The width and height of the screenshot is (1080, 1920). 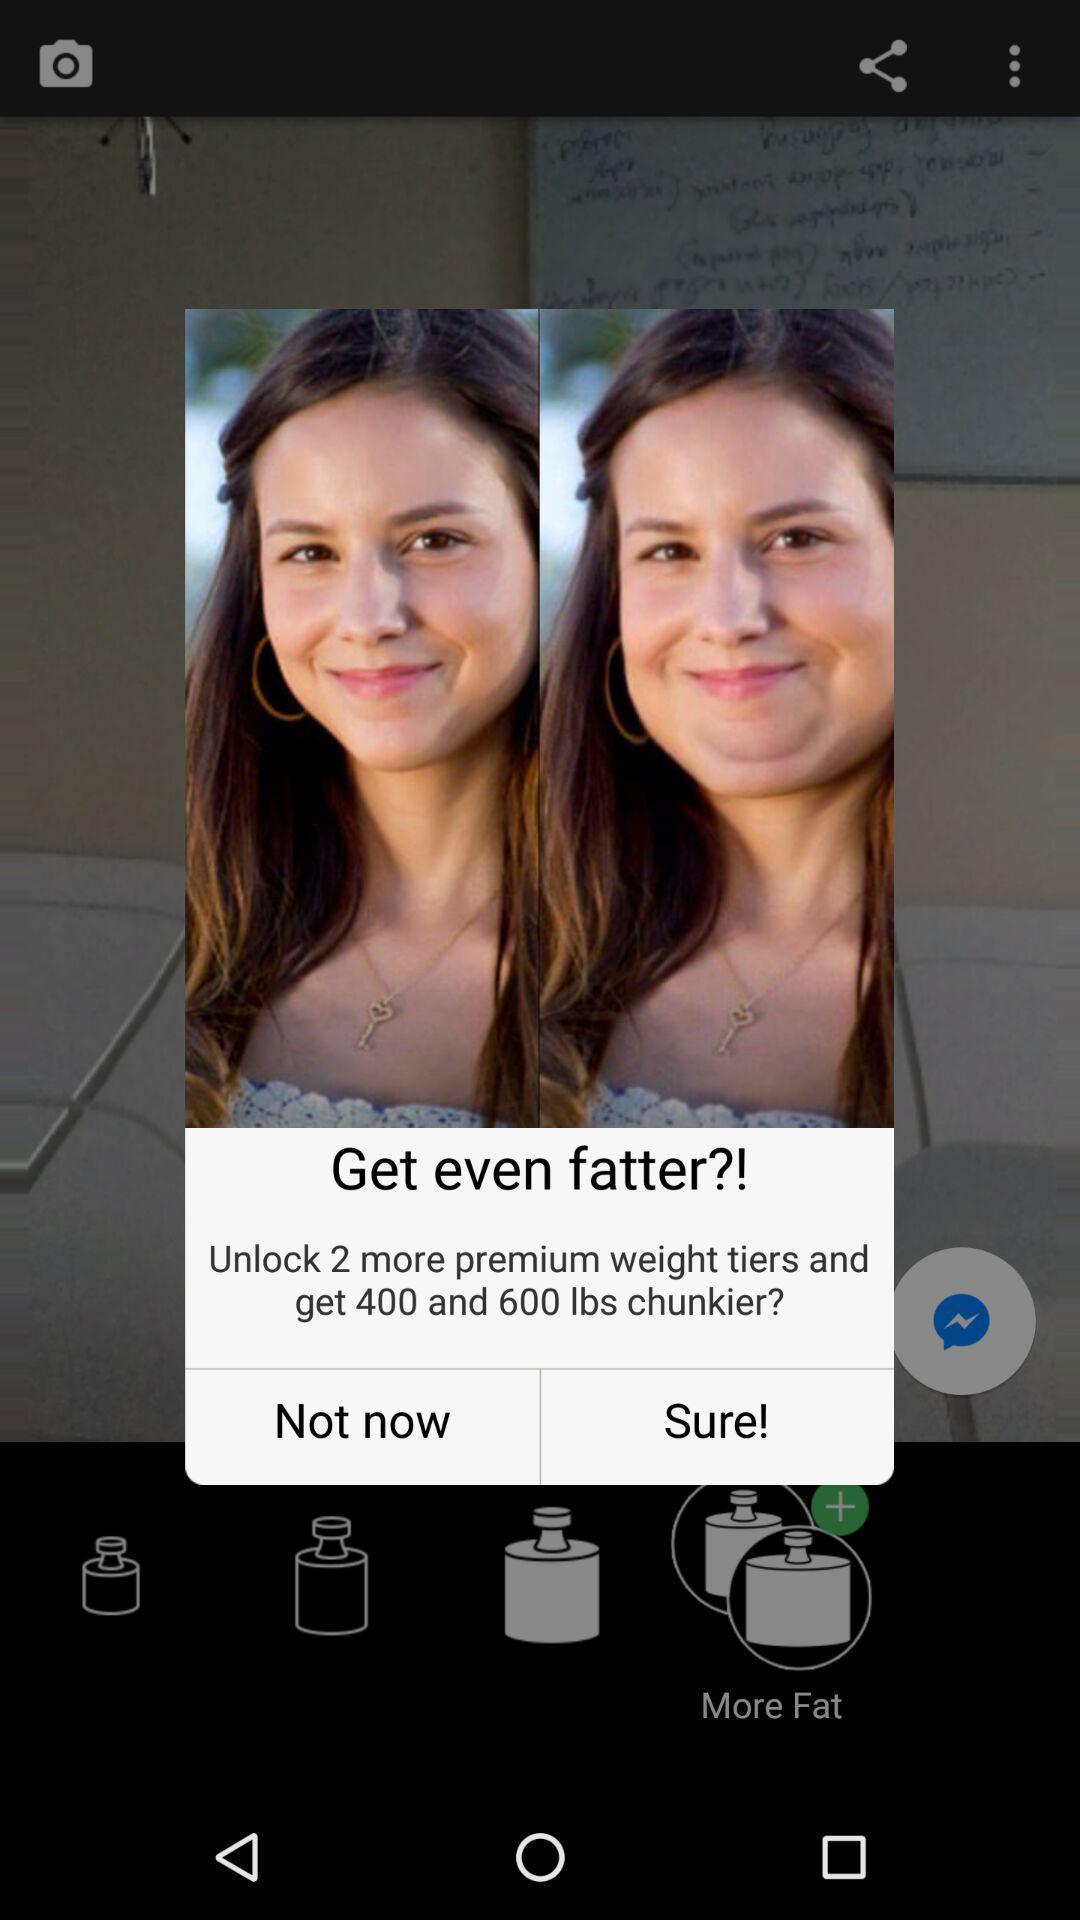 I want to click on the more icon, so click(x=1014, y=70).